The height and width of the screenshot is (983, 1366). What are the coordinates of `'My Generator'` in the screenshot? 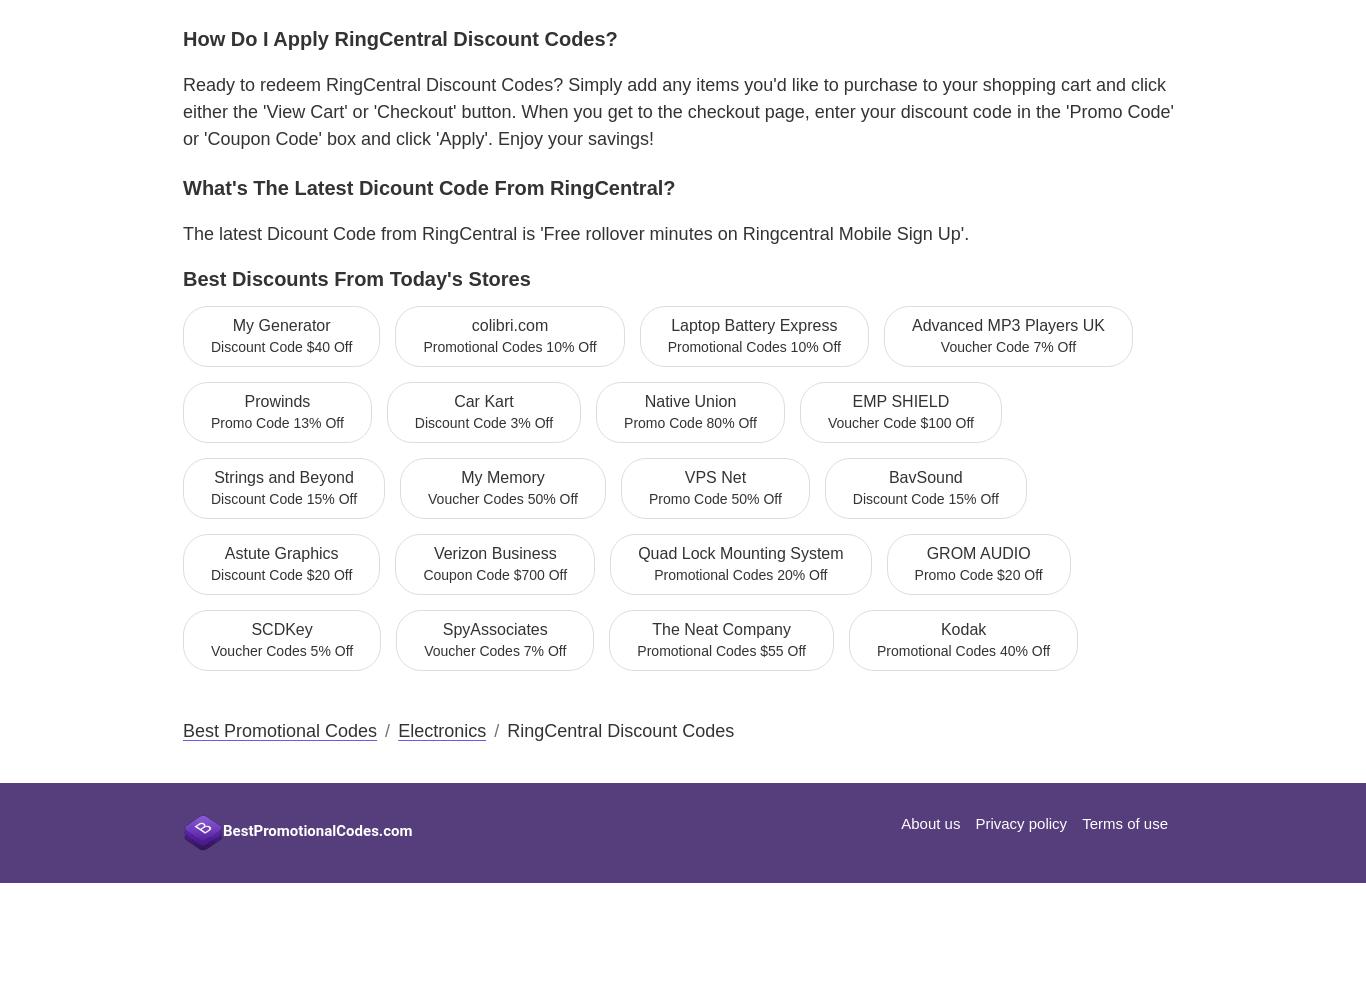 It's located at (280, 324).